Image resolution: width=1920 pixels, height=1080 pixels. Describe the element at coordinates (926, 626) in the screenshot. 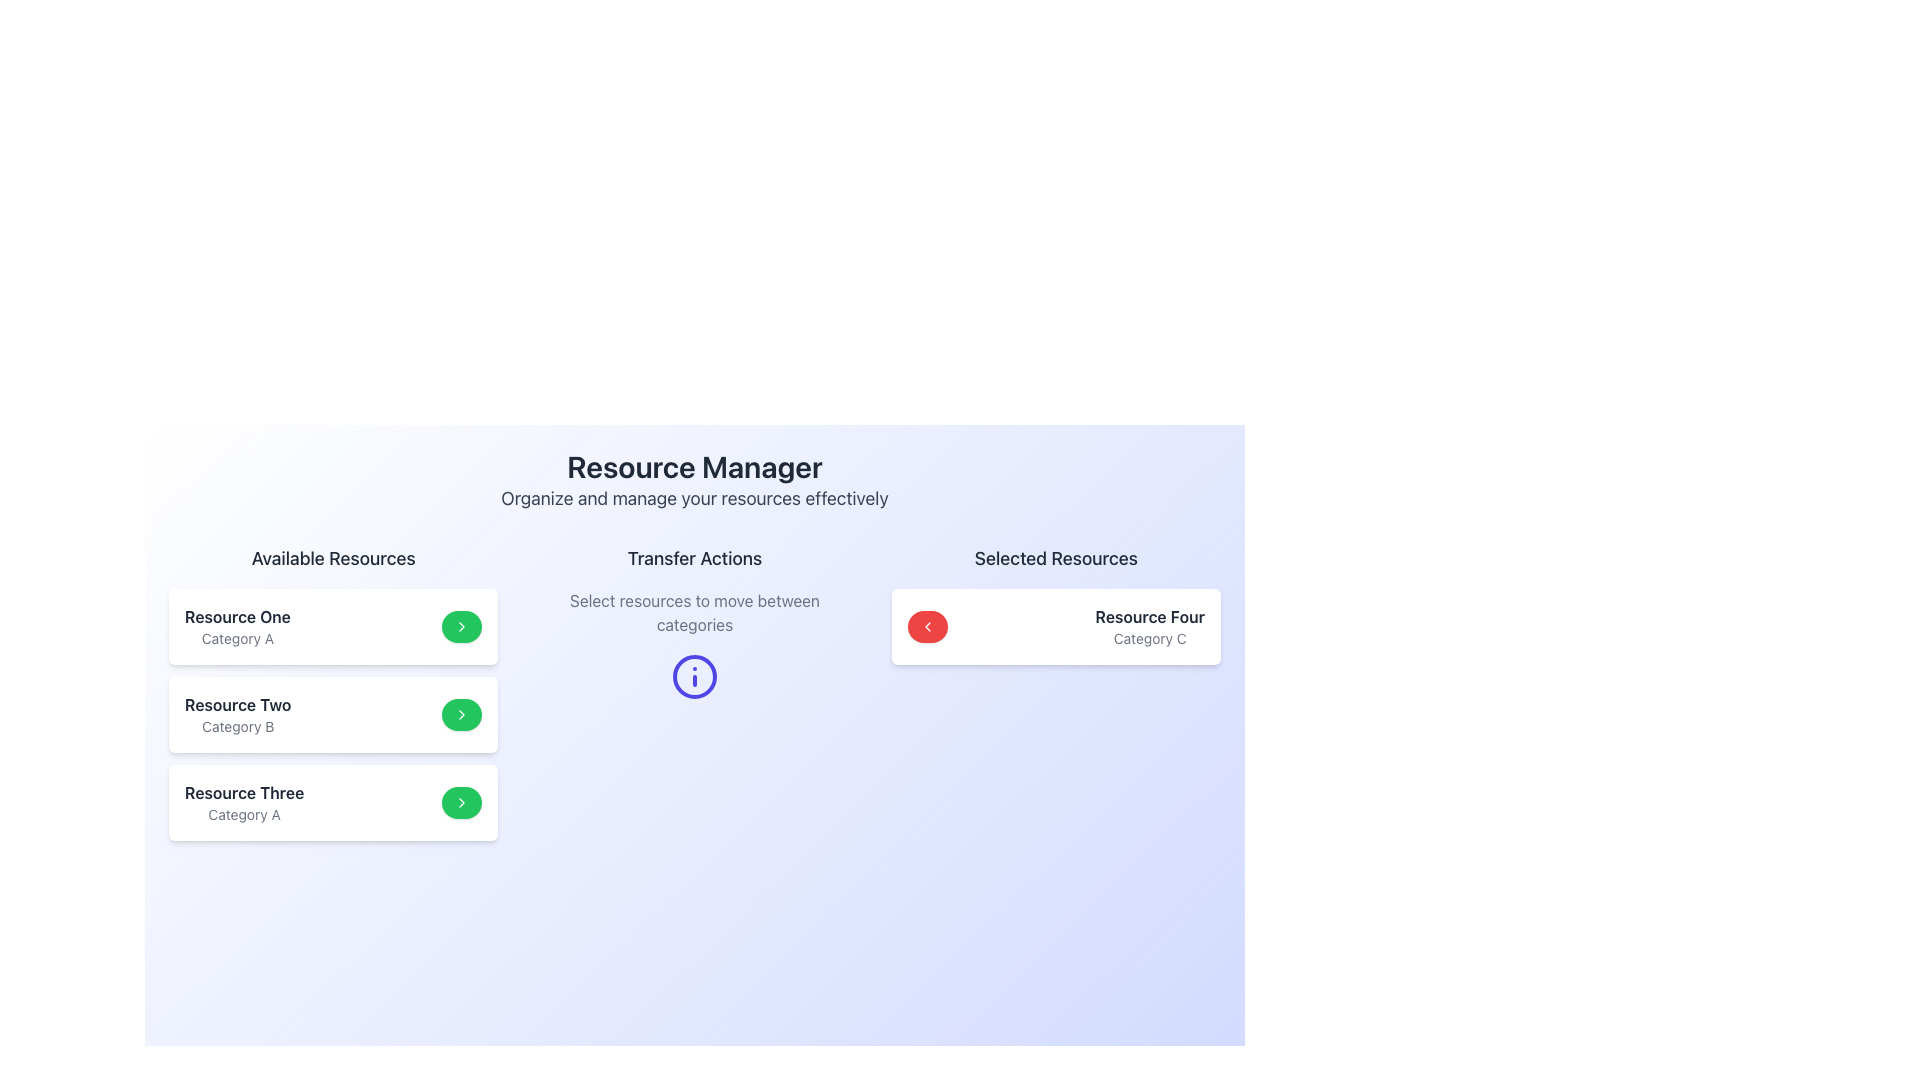

I see `the left-pointing chevron icon button located at the top-left corner of the 'Resource Four' card in the 'Selected Resources' section to interact with it` at that location.